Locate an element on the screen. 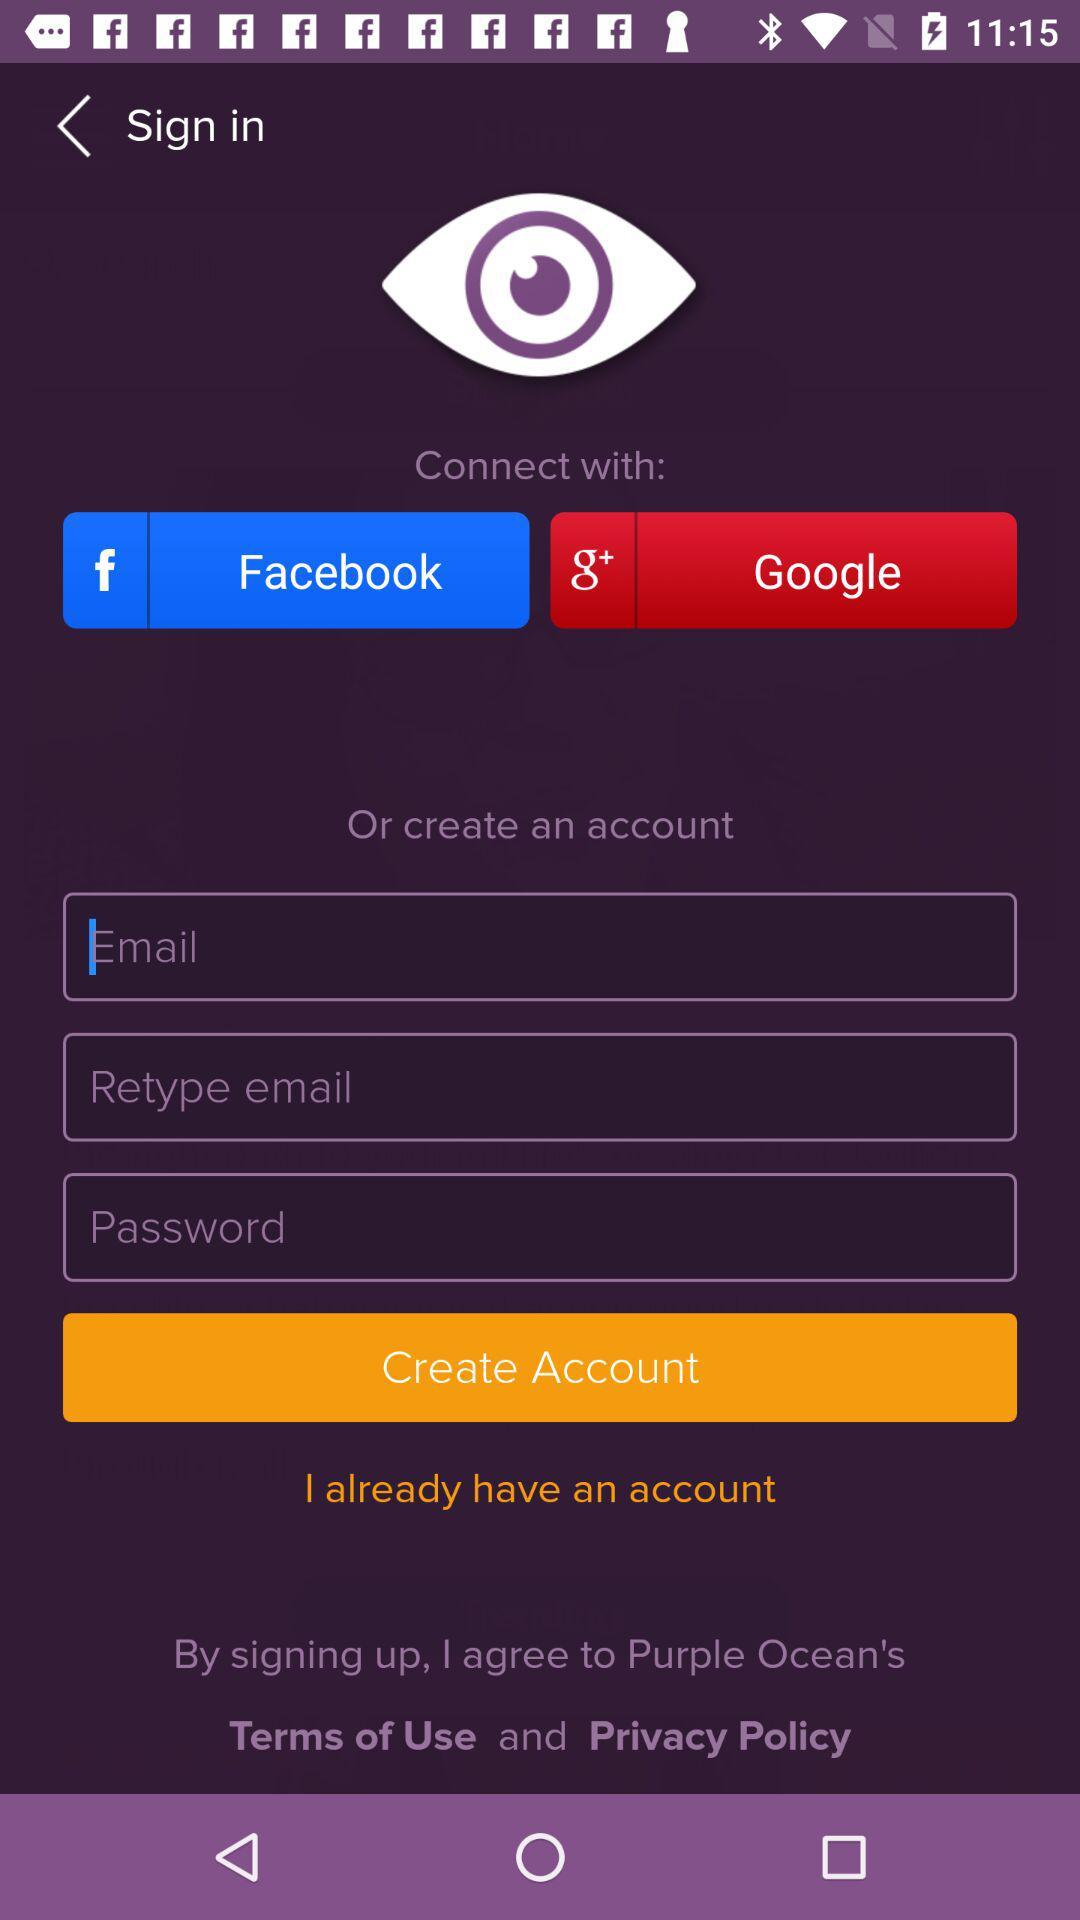 The height and width of the screenshot is (1920, 1080). the password is located at coordinates (540, 1226).